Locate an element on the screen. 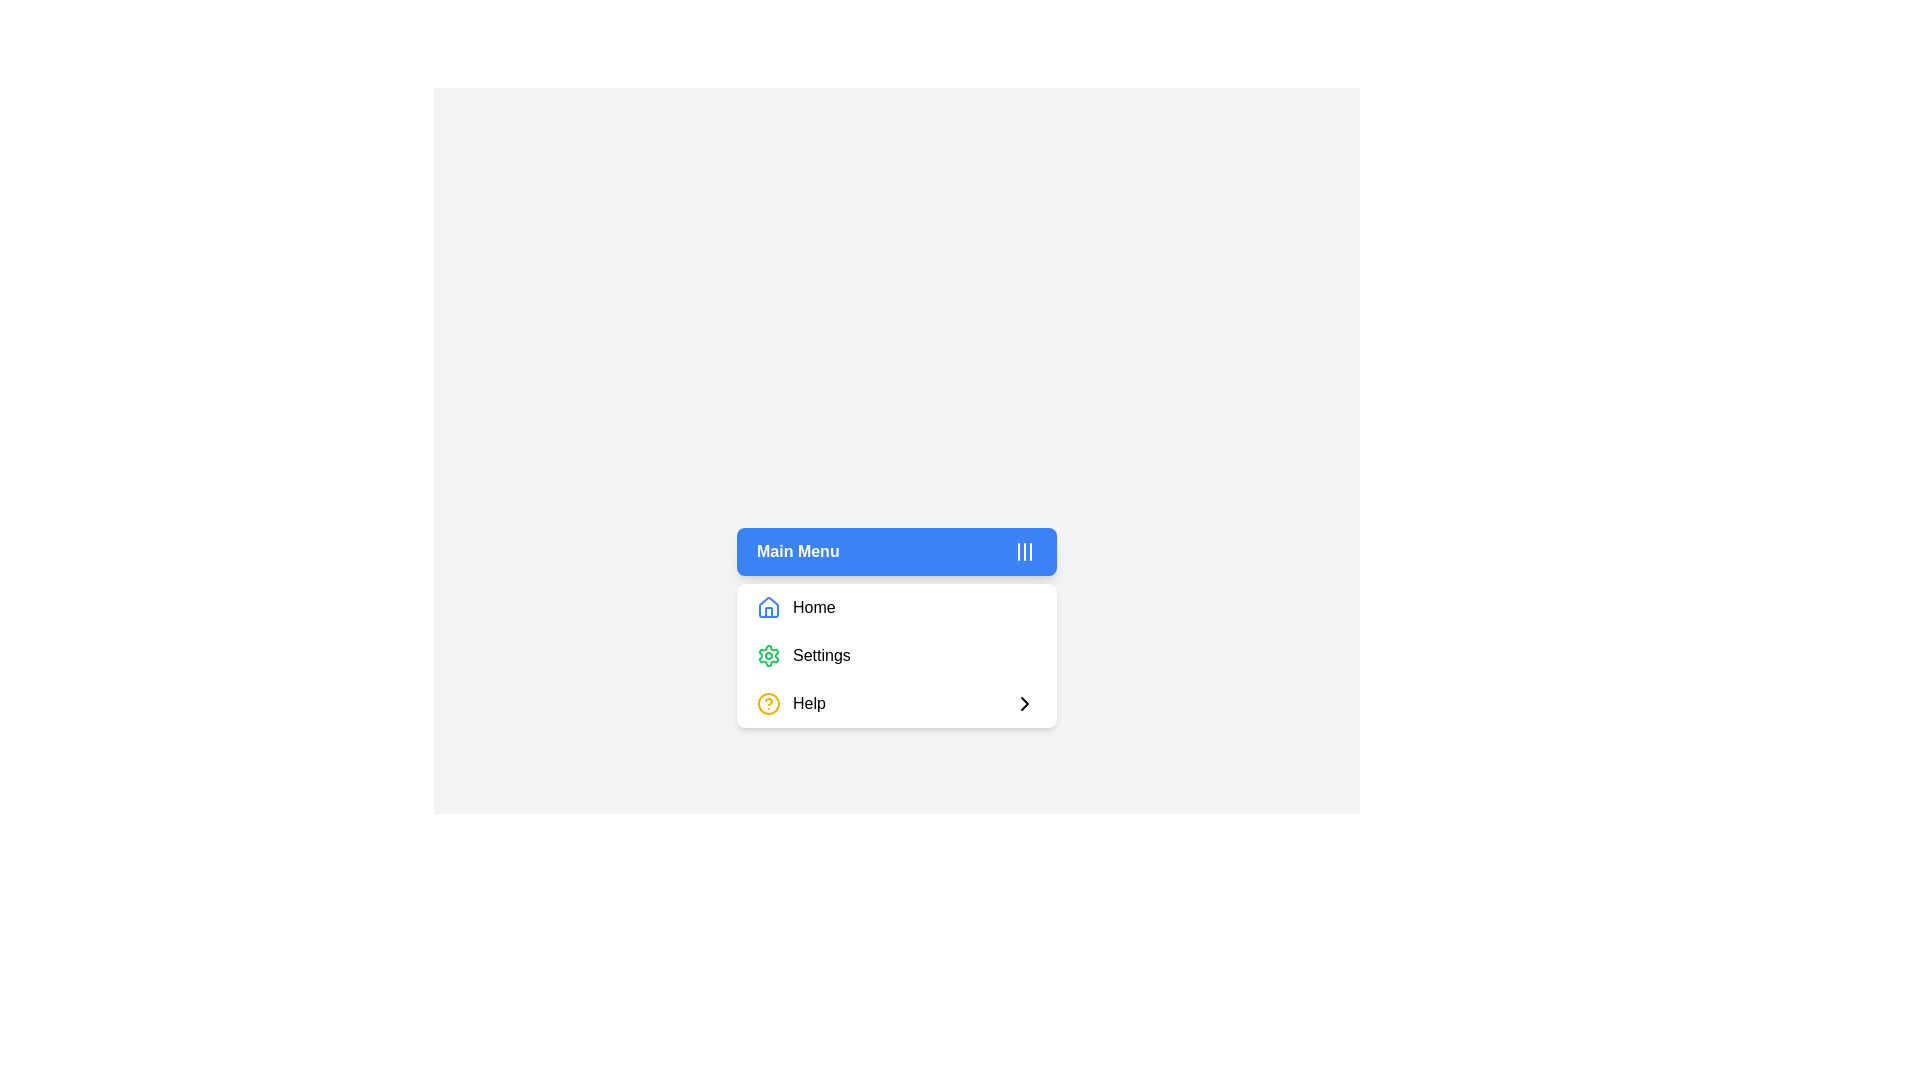 The image size is (1920, 1080). the 'Help' SVG graphic element, which is a circular icon representing a question mark, positioned to the left of the 'Help' text is located at coordinates (767, 703).